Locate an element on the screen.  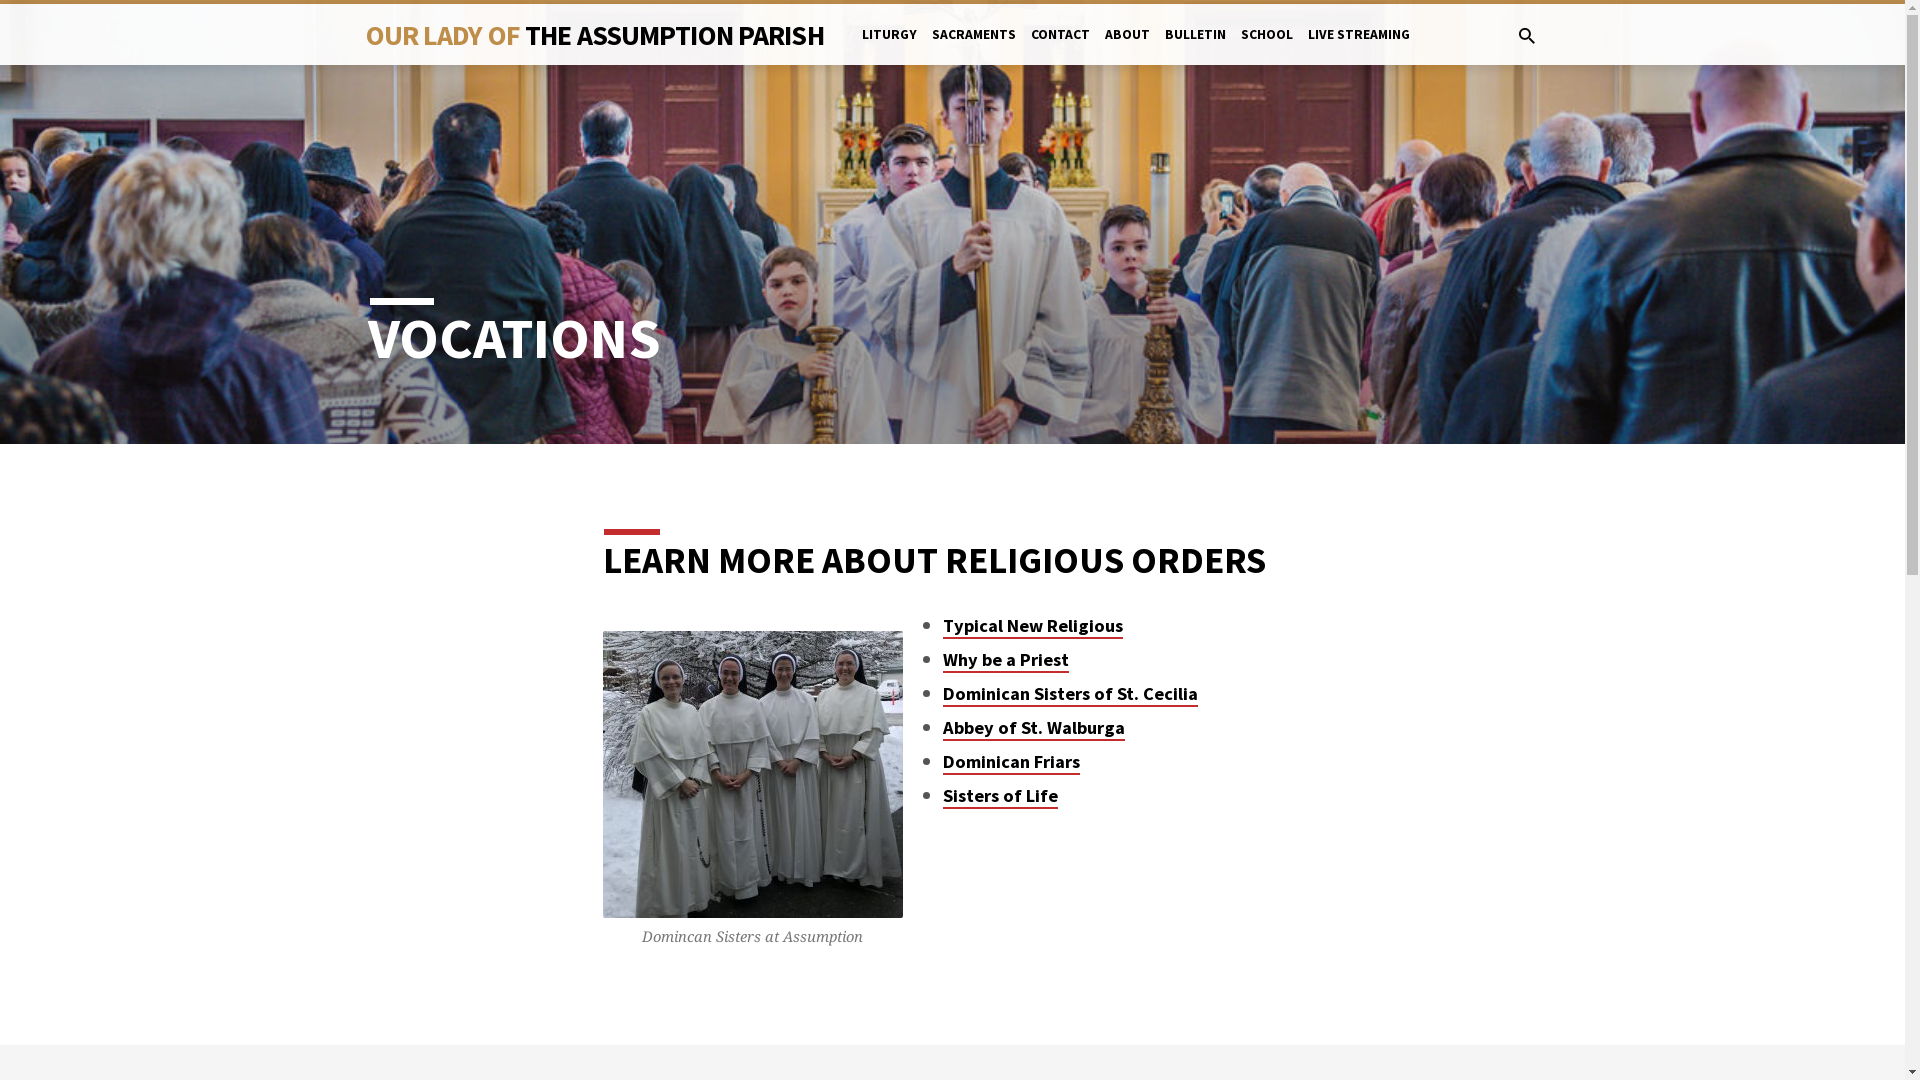
'SACRAMENTS' is located at coordinates (974, 46).